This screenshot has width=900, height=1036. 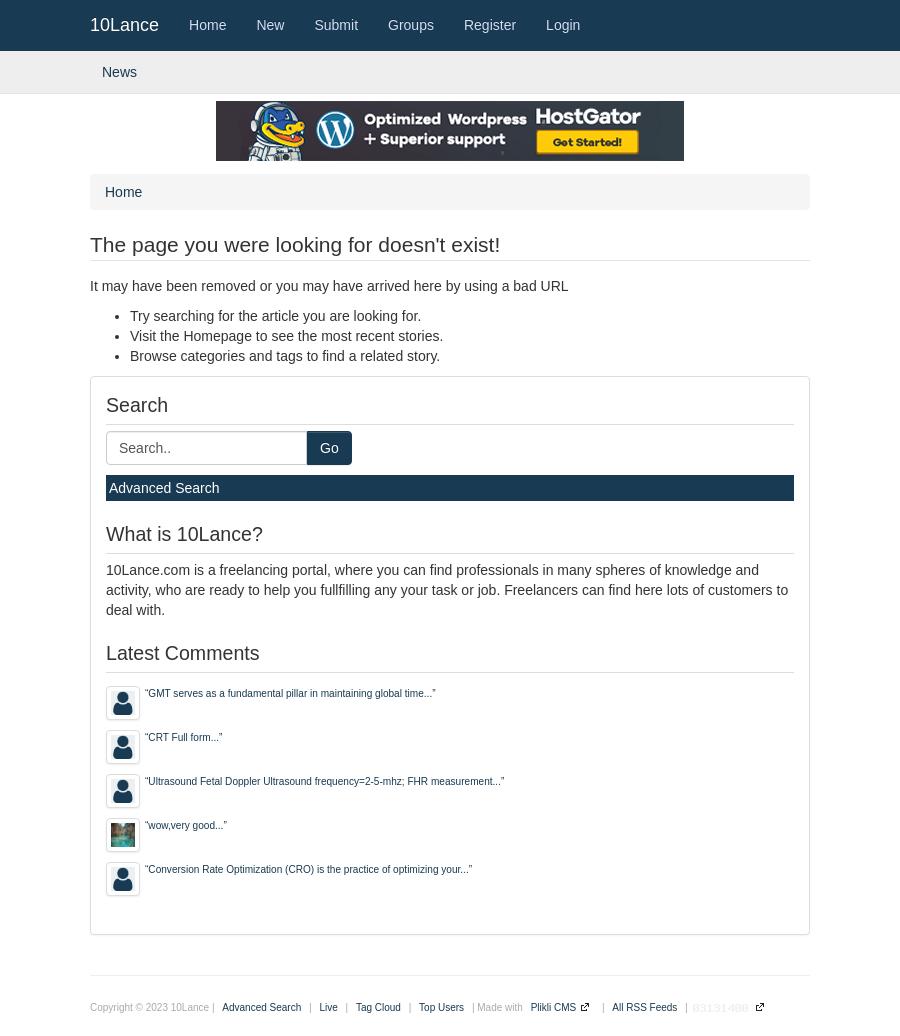 I want to click on 'Conversion Rate Optimization (CRO) is the practice of optimizing your...', so click(x=306, y=868).